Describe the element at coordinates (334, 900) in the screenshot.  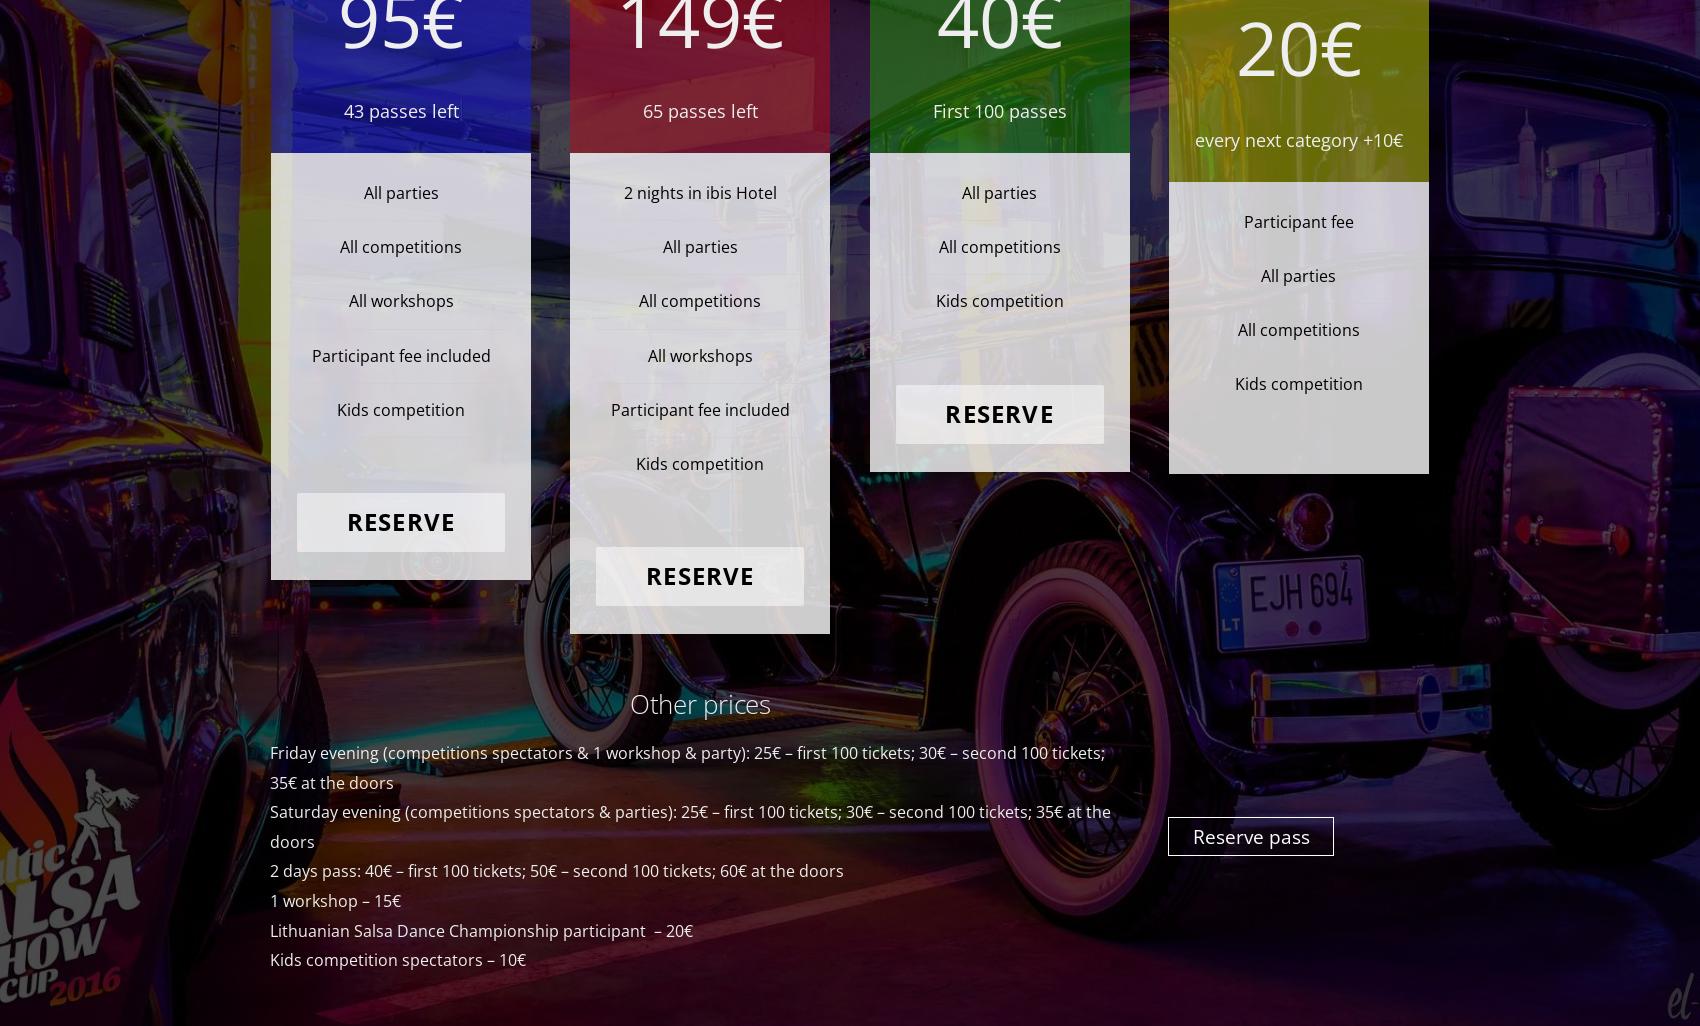
I see `'1 workshop – 15€'` at that location.